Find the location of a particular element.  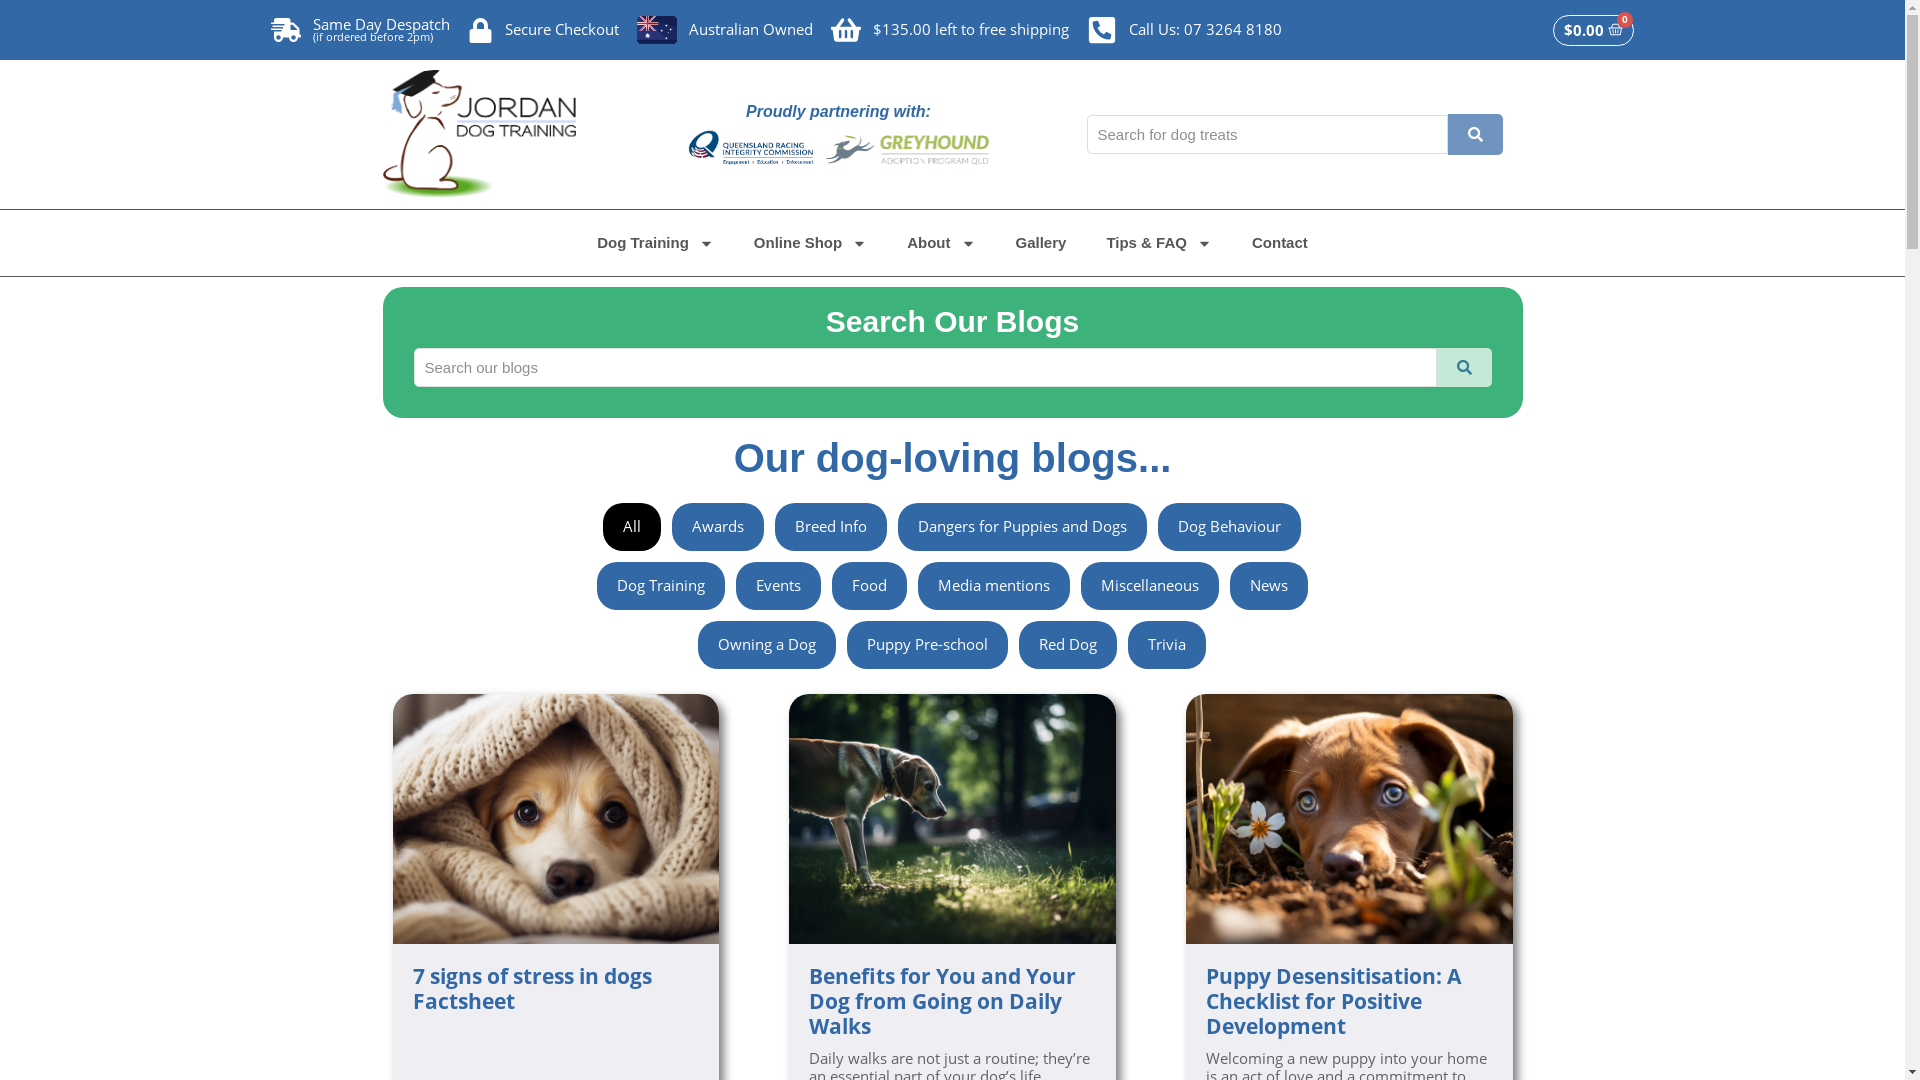

'Dog Training' is located at coordinates (655, 242).